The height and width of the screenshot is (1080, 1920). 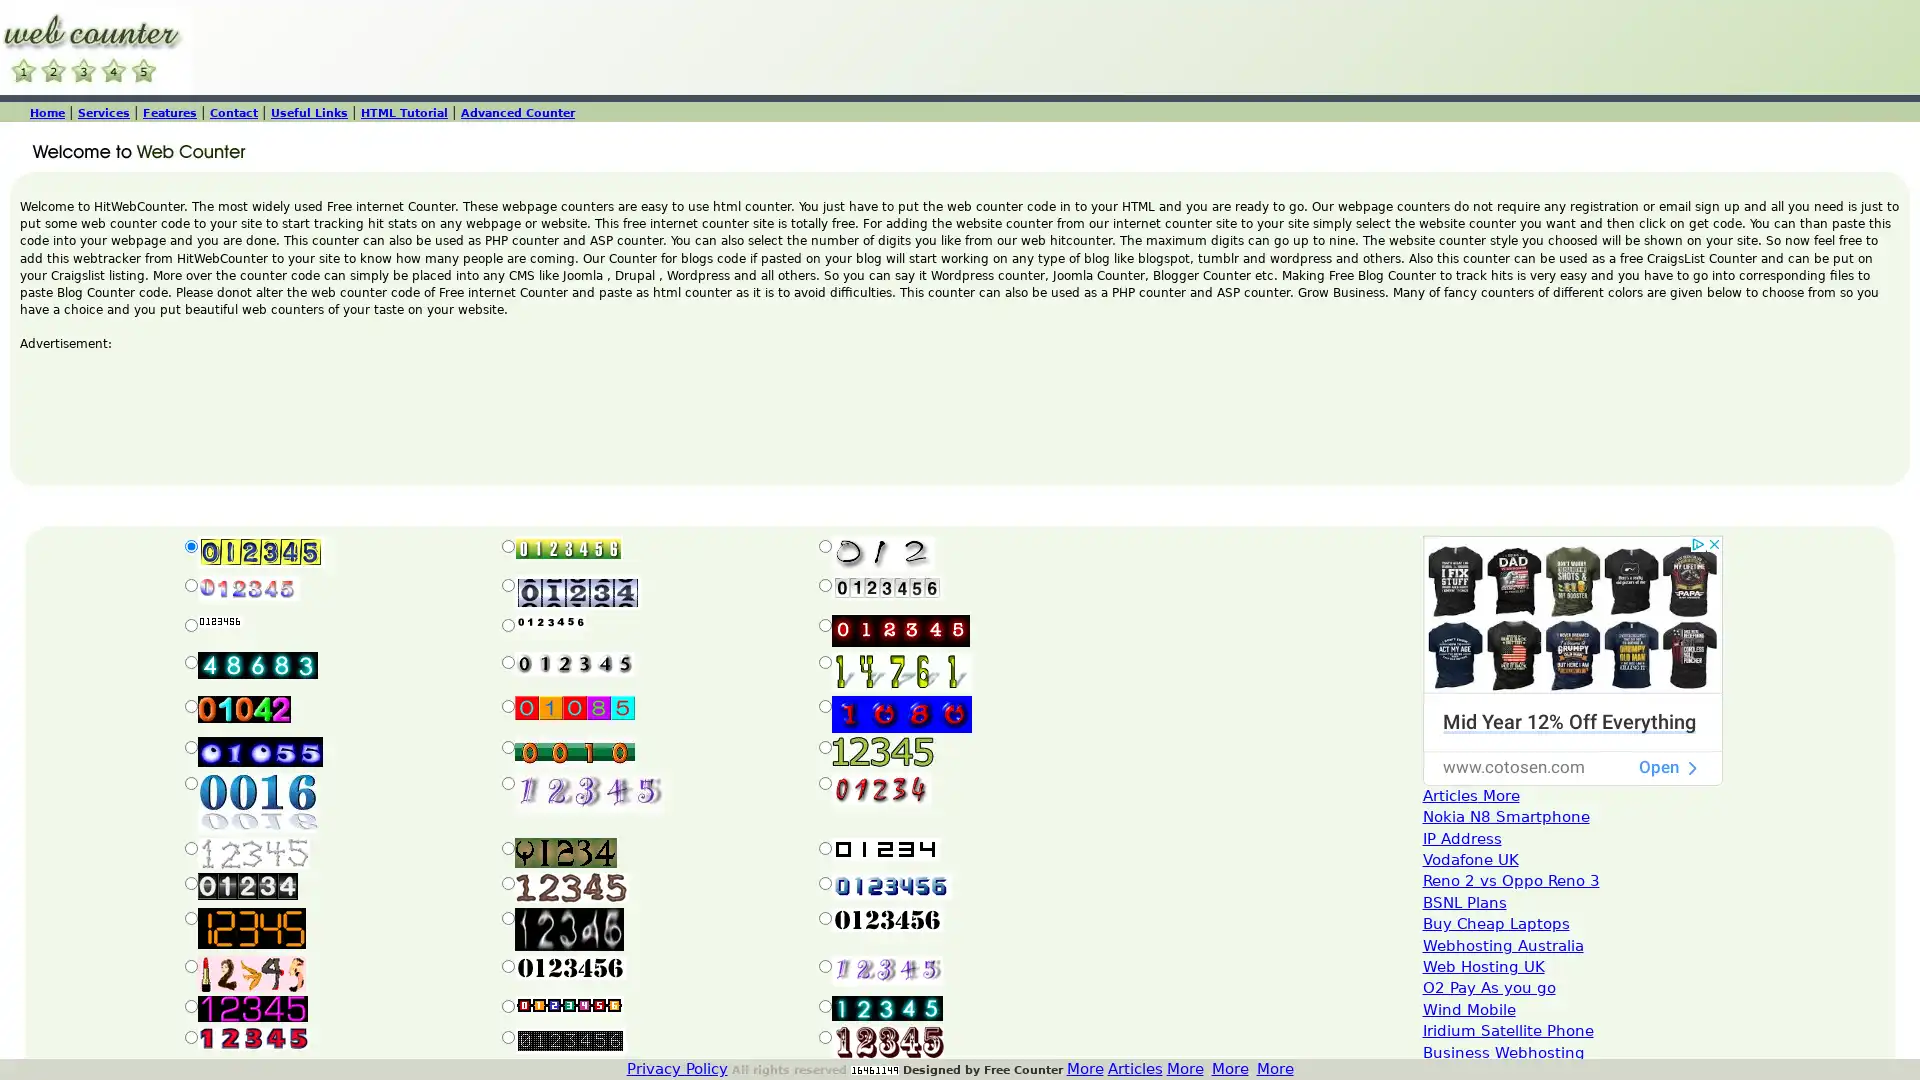 I want to click on Submit, so click(x=567, y=1005).